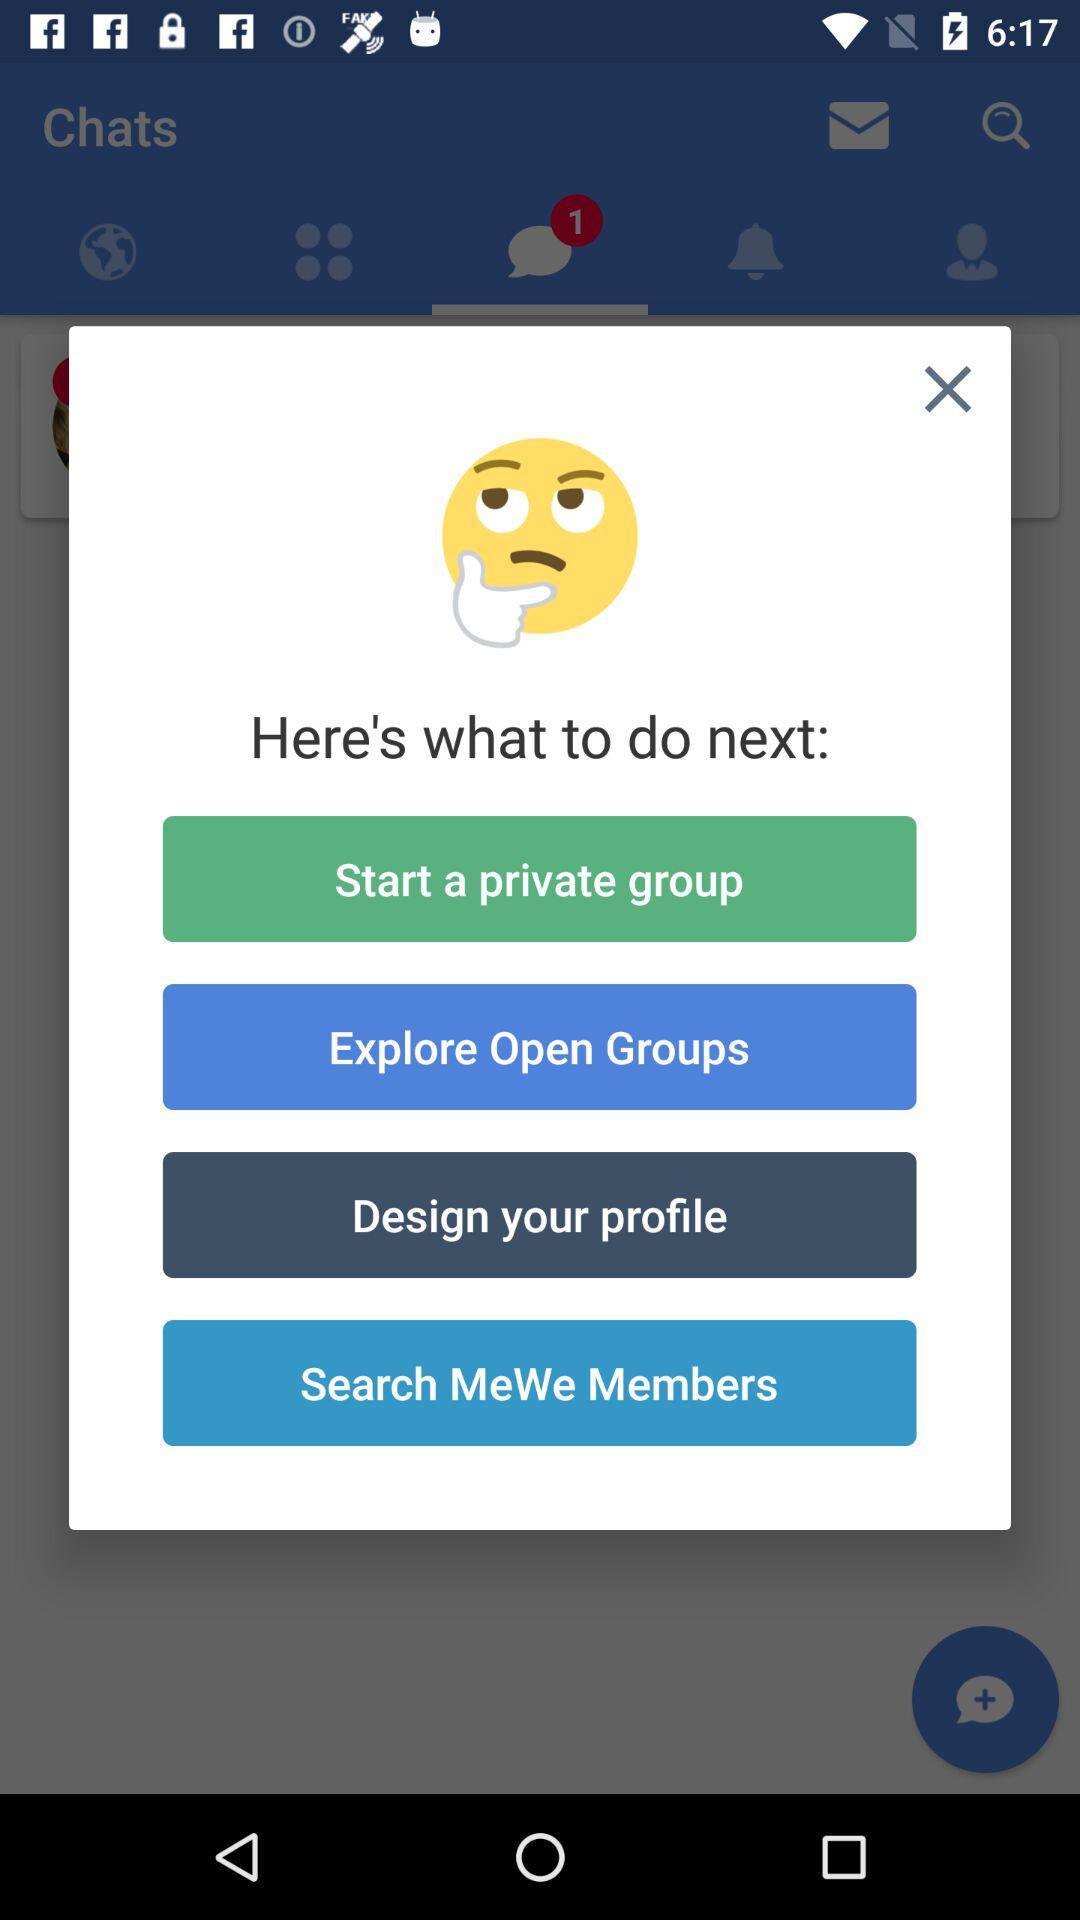 This screenshot has width=1080, height=1920. I want to click on explore open groups item, so click(538, 1045).